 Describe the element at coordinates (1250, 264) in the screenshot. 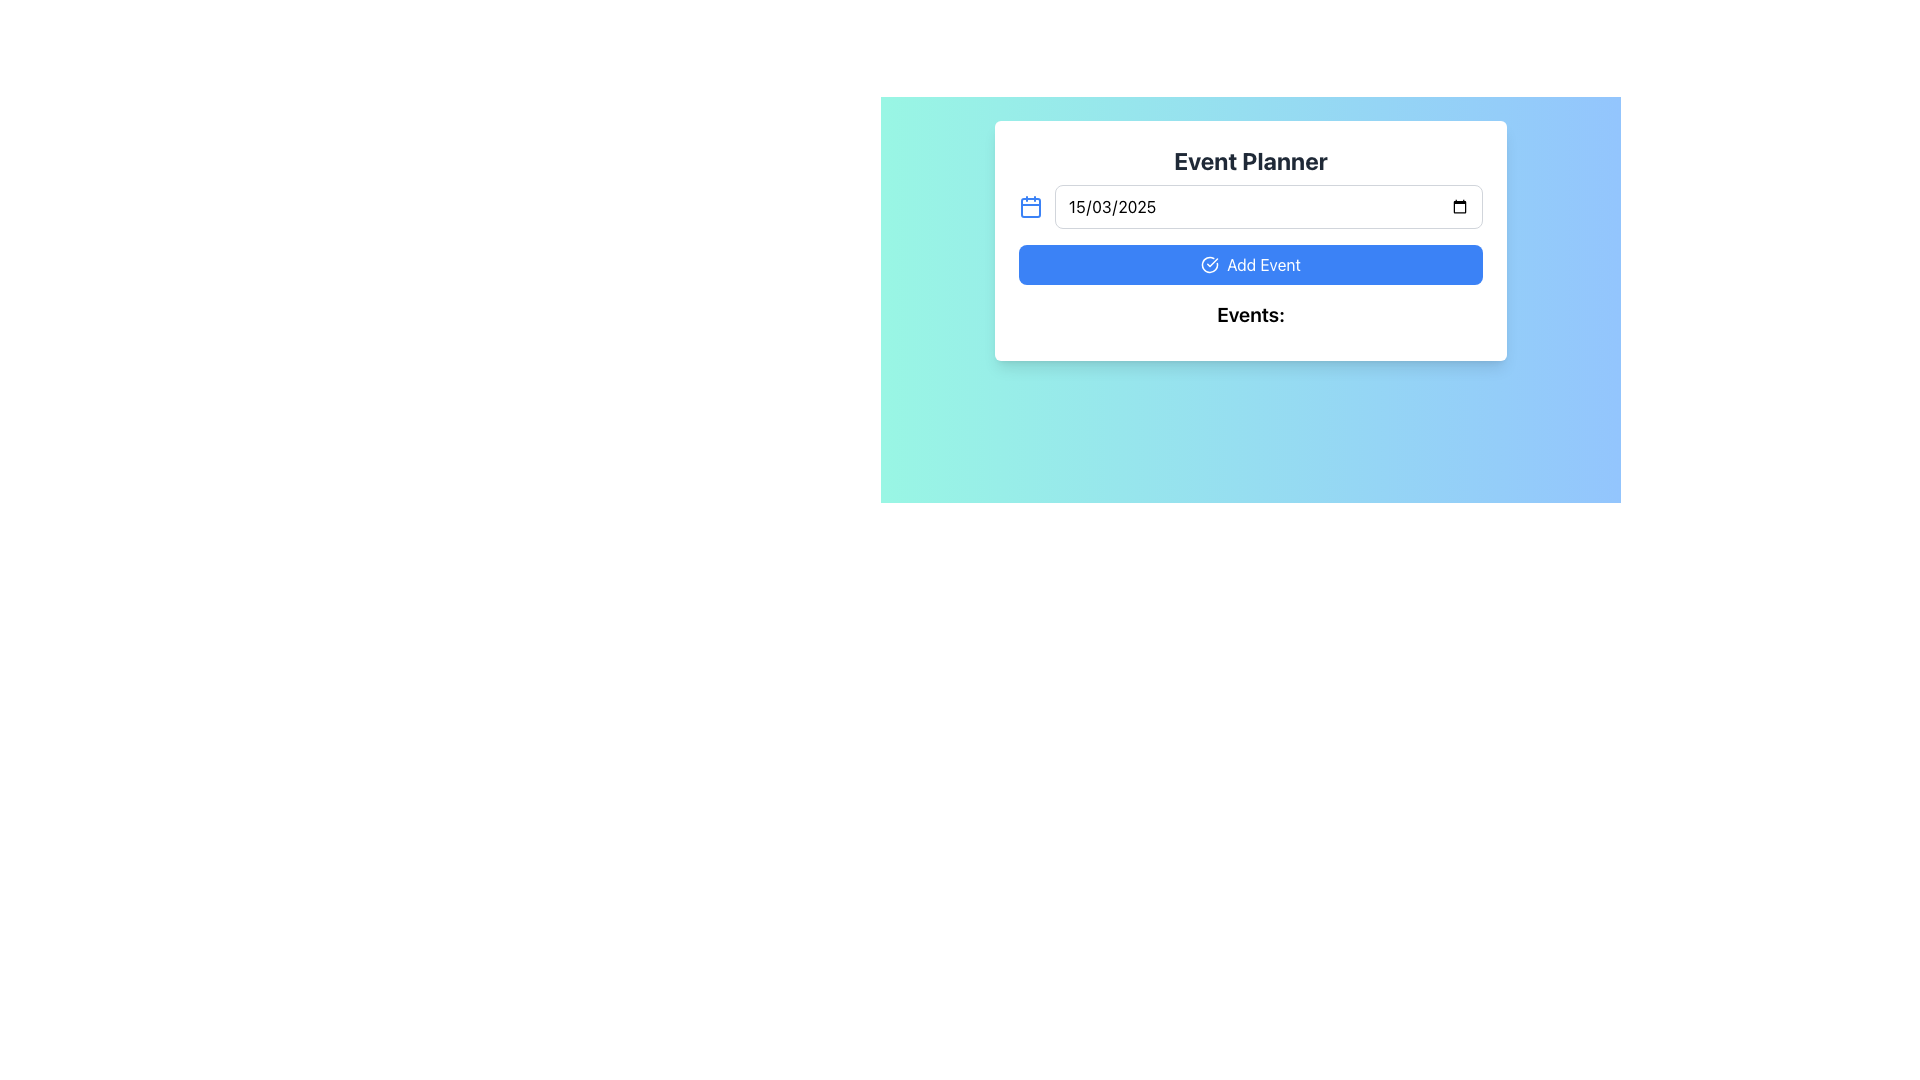

I see `the blue button located centrally in the 'Event Planner' interface` at that location.